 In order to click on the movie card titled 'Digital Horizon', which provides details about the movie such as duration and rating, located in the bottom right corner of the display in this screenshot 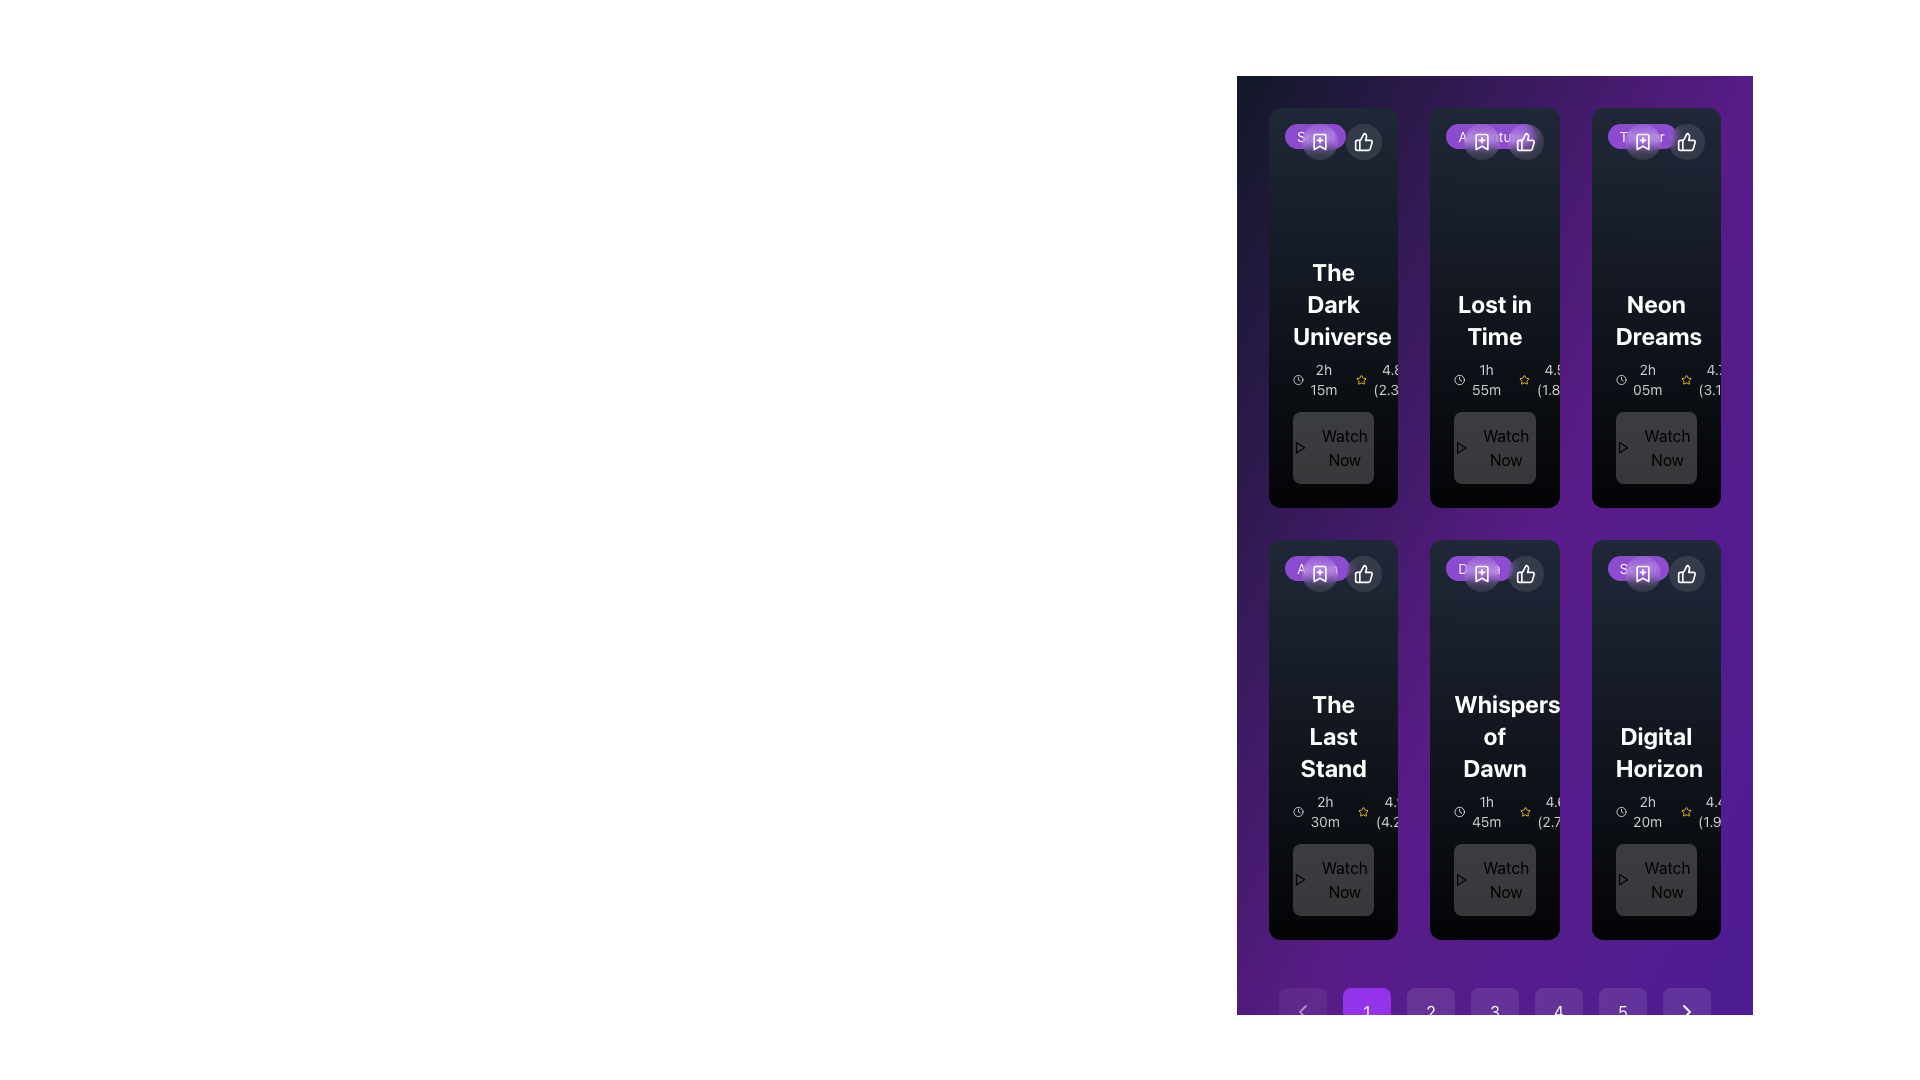, I will do `click(1656, 817)`.